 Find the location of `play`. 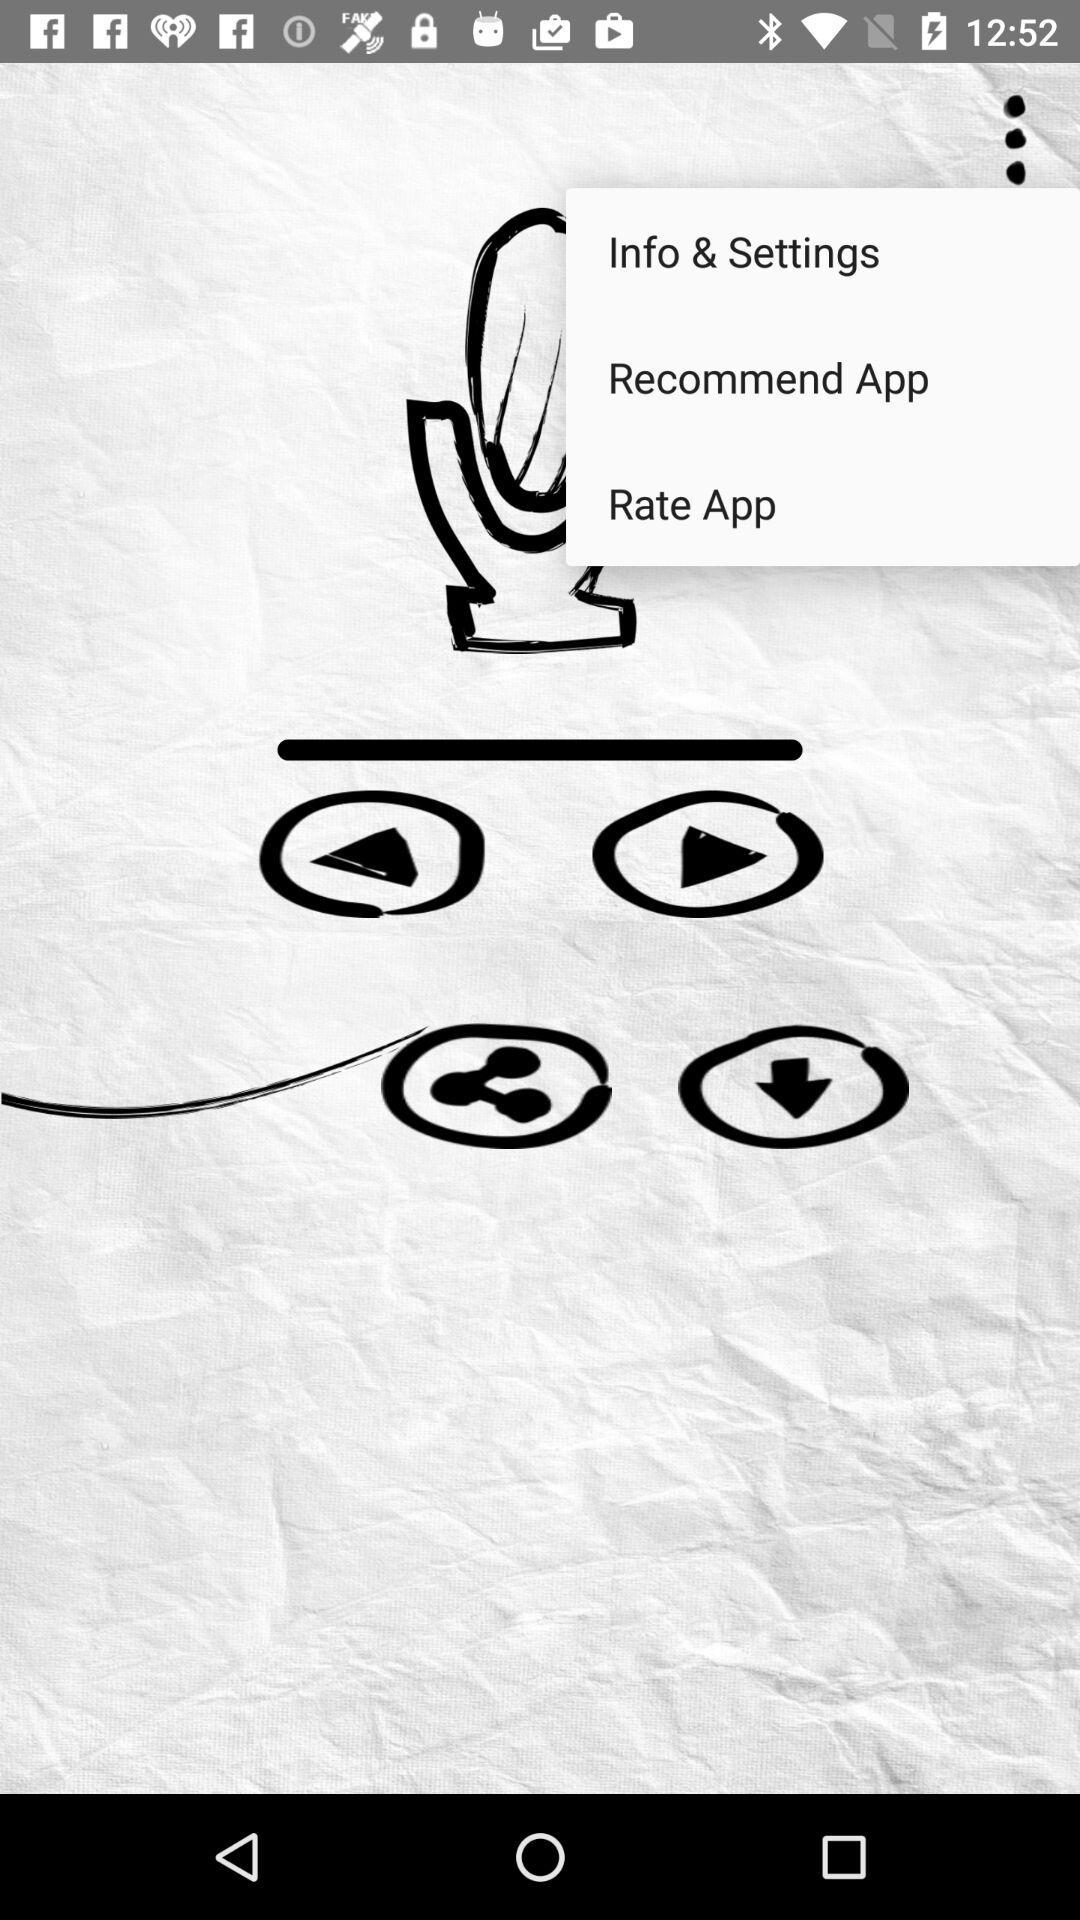

play is located at coordinates (707, 854).